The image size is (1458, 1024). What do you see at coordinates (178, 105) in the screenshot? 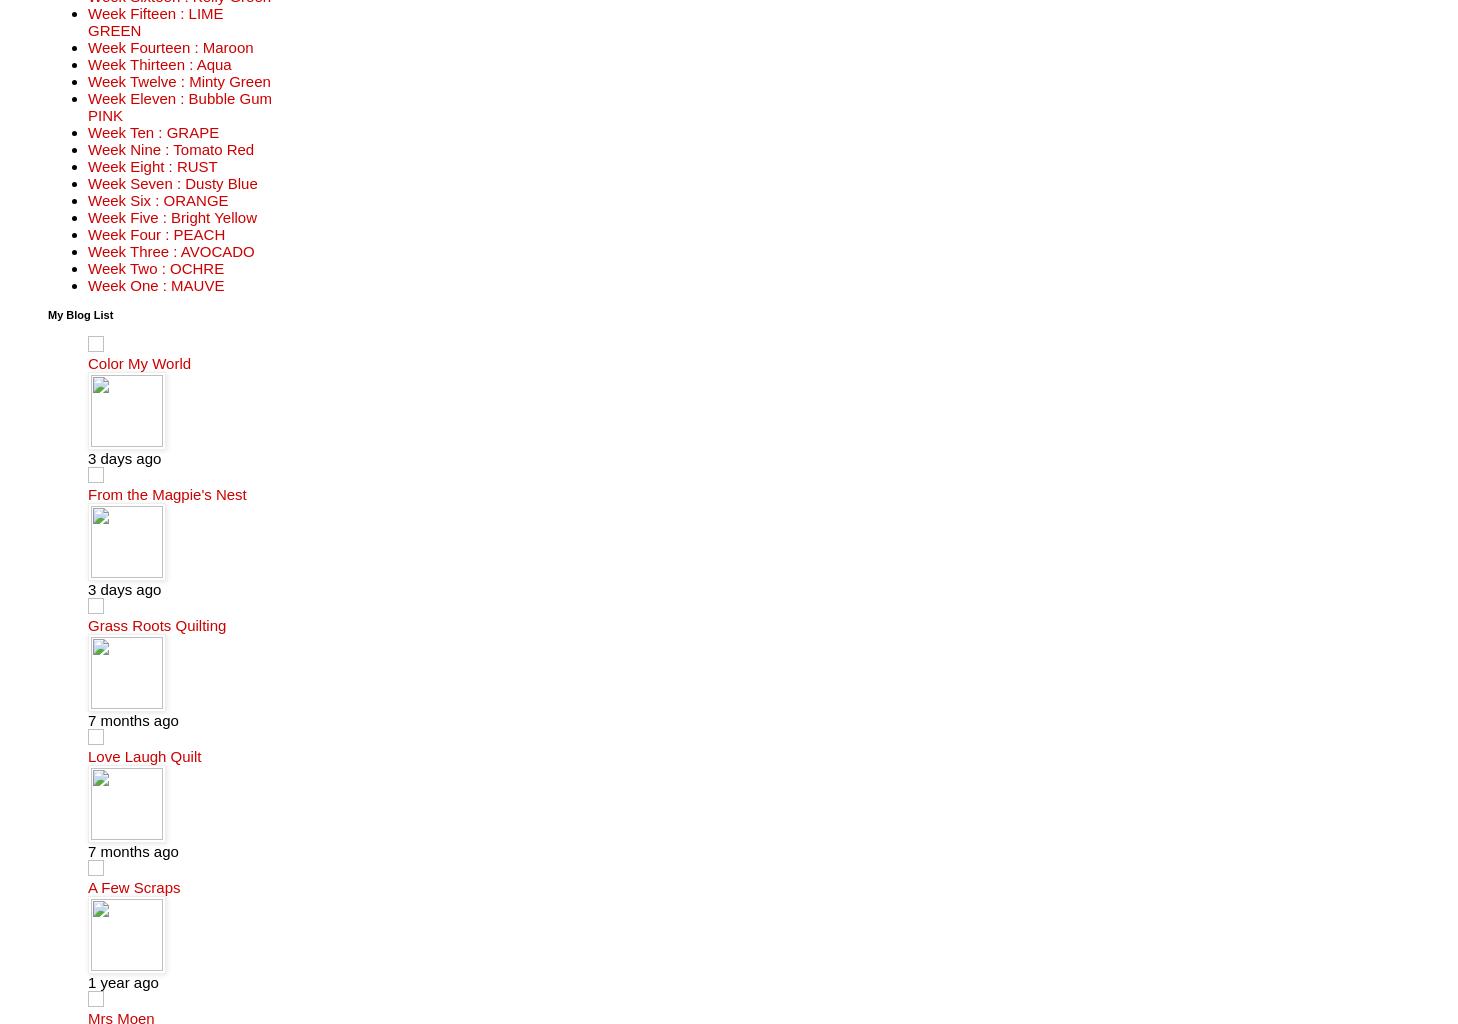
I see `'Week Eleven : Bubble Gum PINK'` at bounding box center [178, 105].